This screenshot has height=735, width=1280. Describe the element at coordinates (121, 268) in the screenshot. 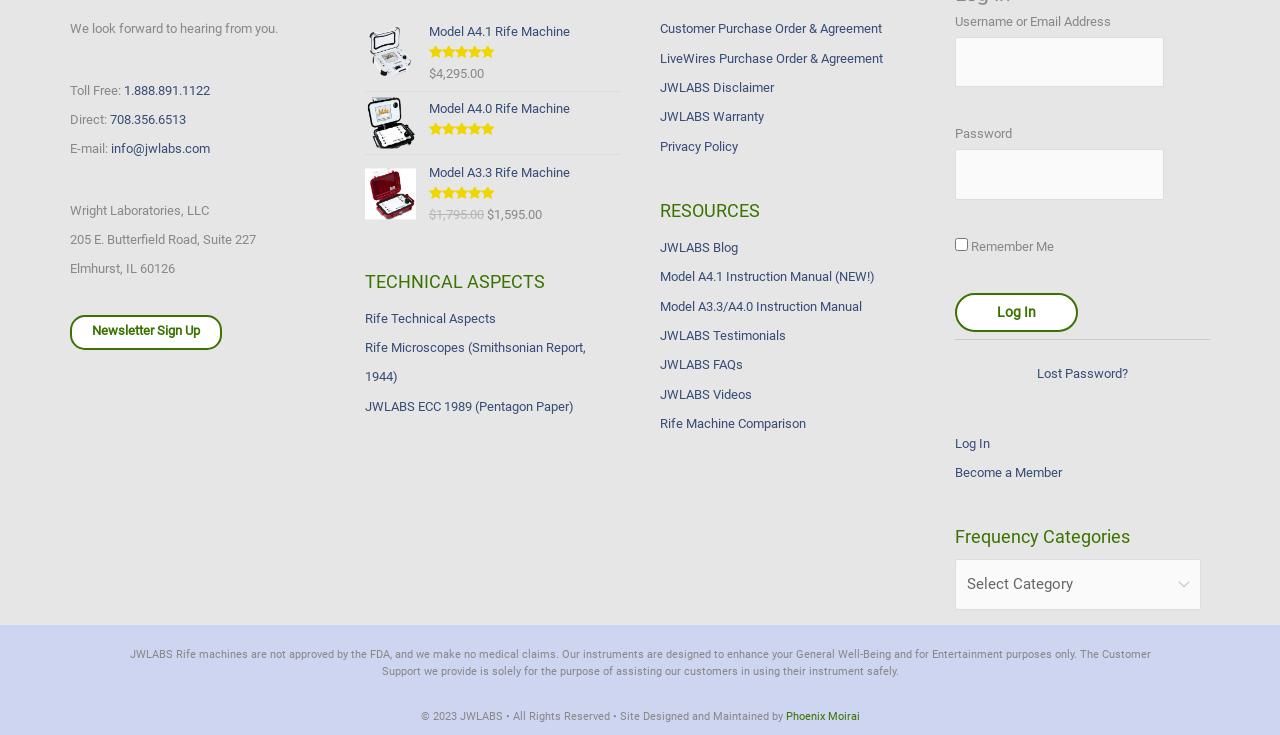

I see `'Elmhurst, IL 60126'` at that location.